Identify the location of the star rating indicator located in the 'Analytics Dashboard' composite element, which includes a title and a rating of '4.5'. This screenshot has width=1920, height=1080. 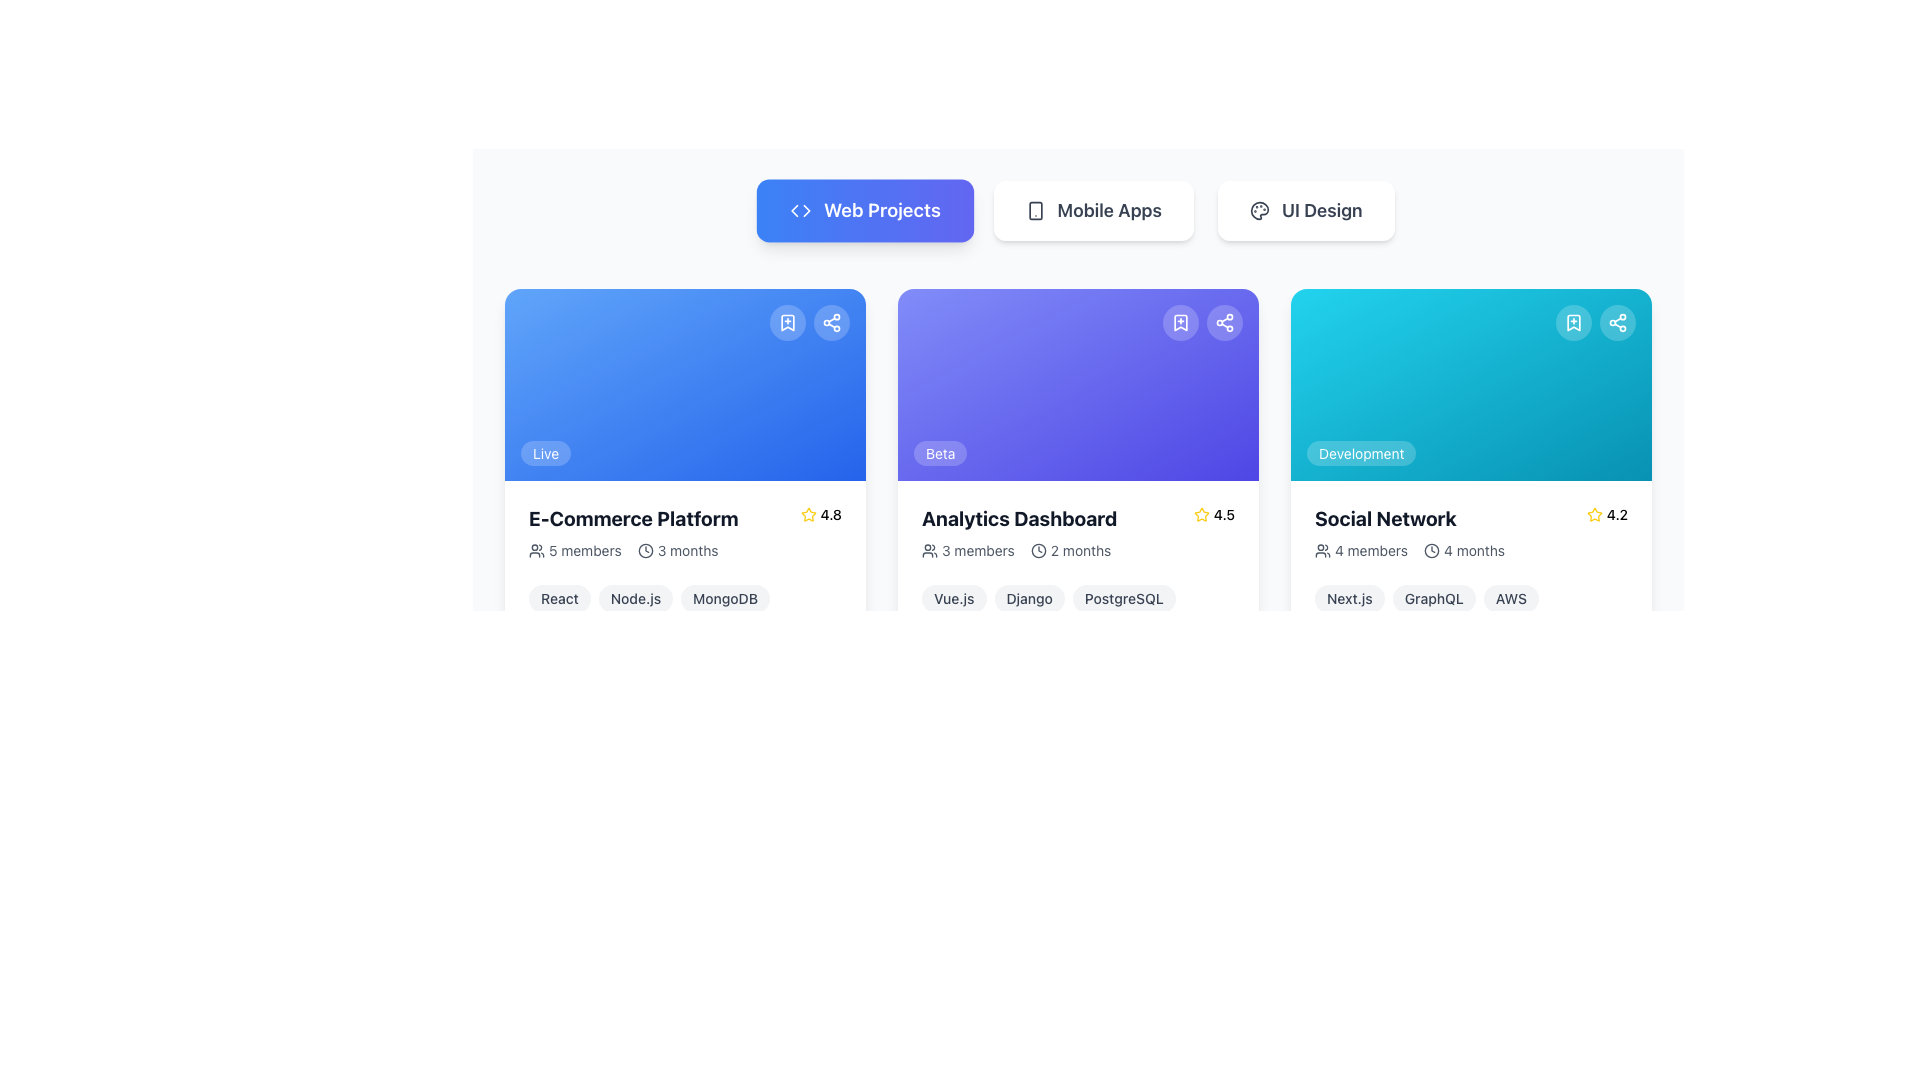
(1077, 518).